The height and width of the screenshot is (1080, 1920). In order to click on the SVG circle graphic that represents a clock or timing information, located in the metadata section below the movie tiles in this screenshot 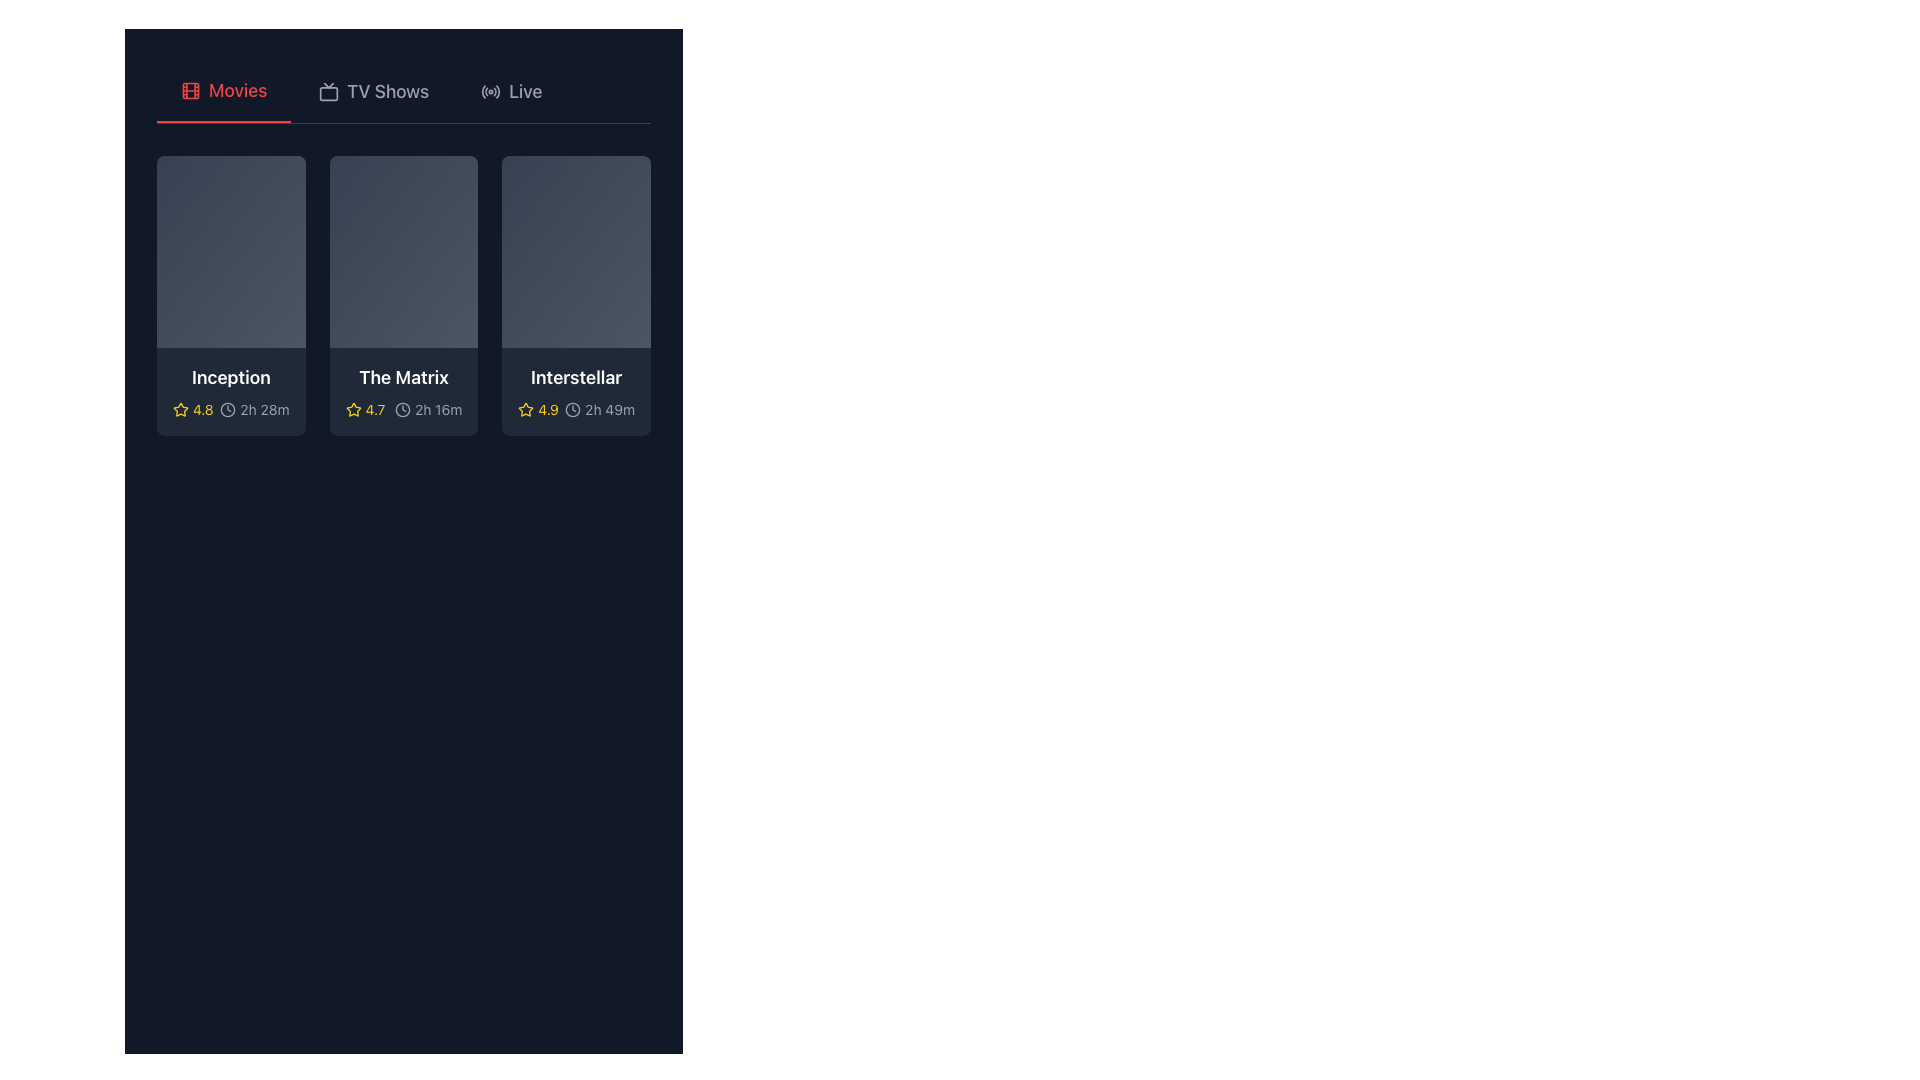, I will do `click(572, 408)`.